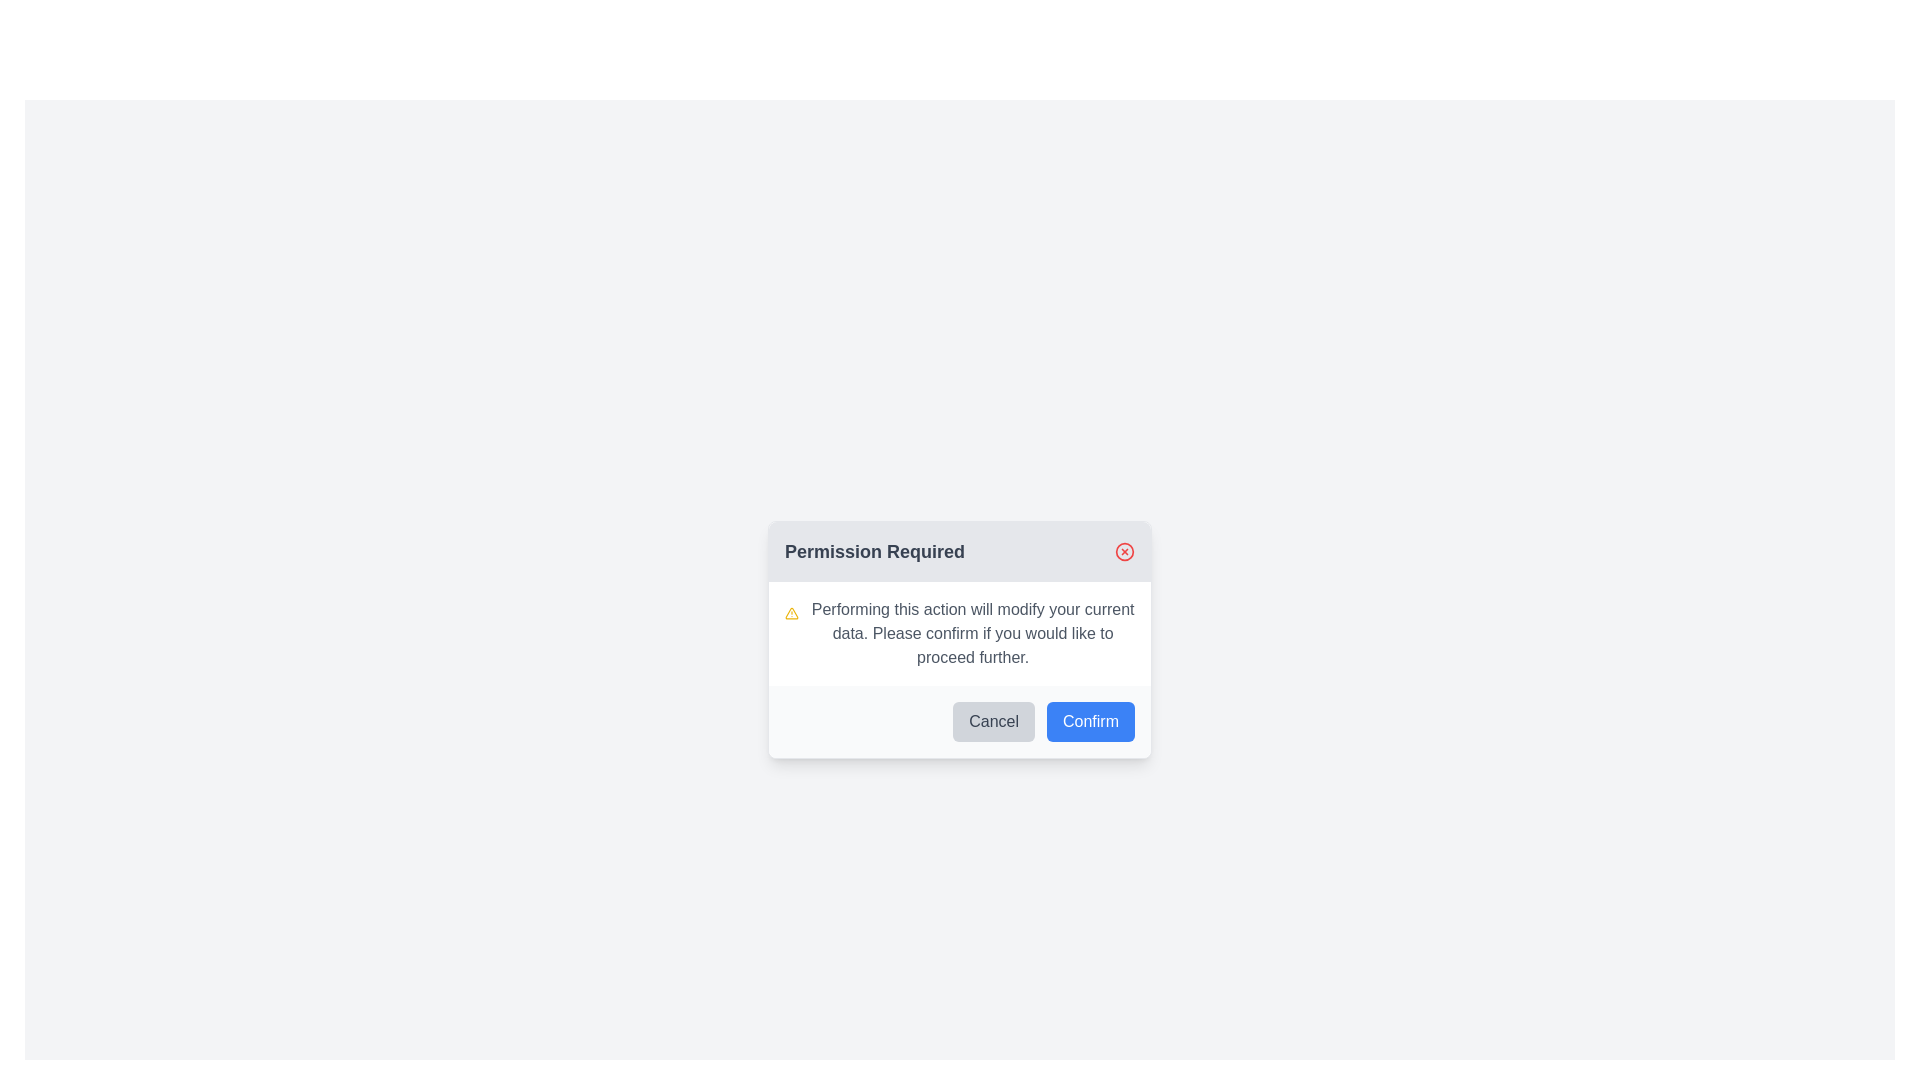  What do you see at coordinates (960, 633) in the screenshot?
I see `the informational text warning about data modification, which is located below the 'Permission Required' heading in the dialog box, directly above the 'Cancel' and 'Confirm' buttons` at bounding box center [960, 633].